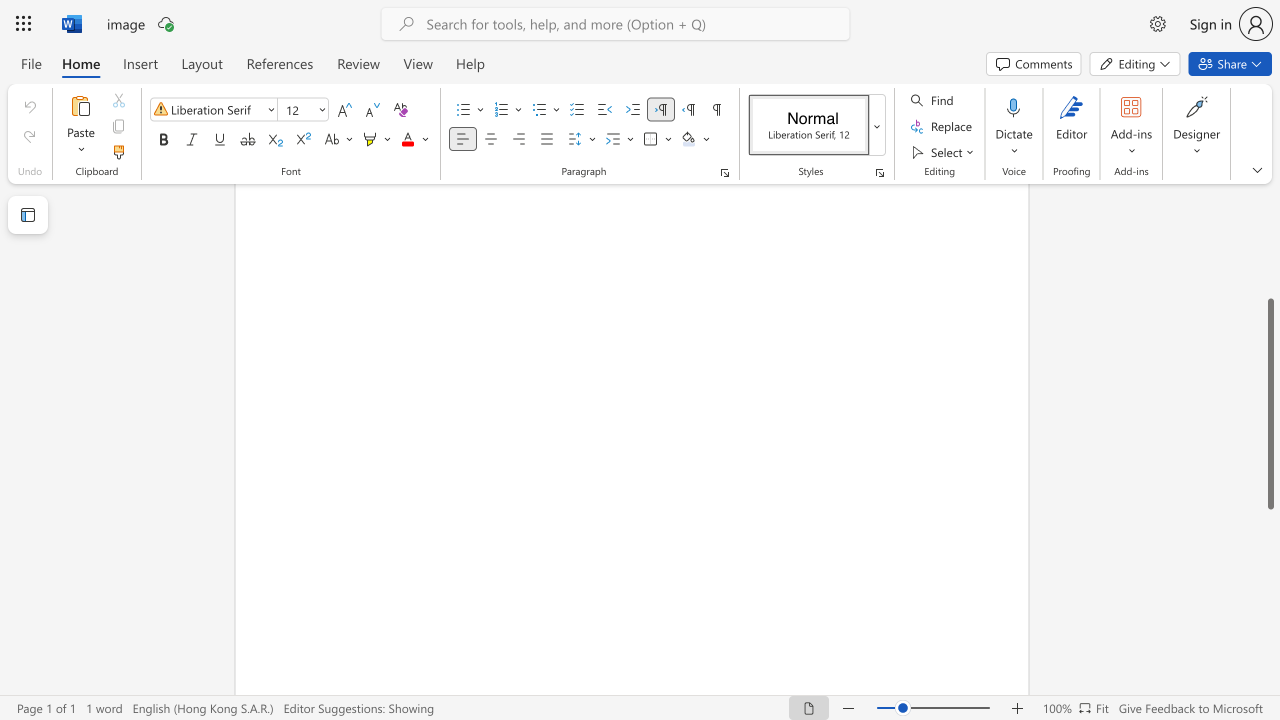 The height and width of the screenshot is (720, 1280). I want to click on the scrollbar and move up 30 pixels, so click(1269, 404).